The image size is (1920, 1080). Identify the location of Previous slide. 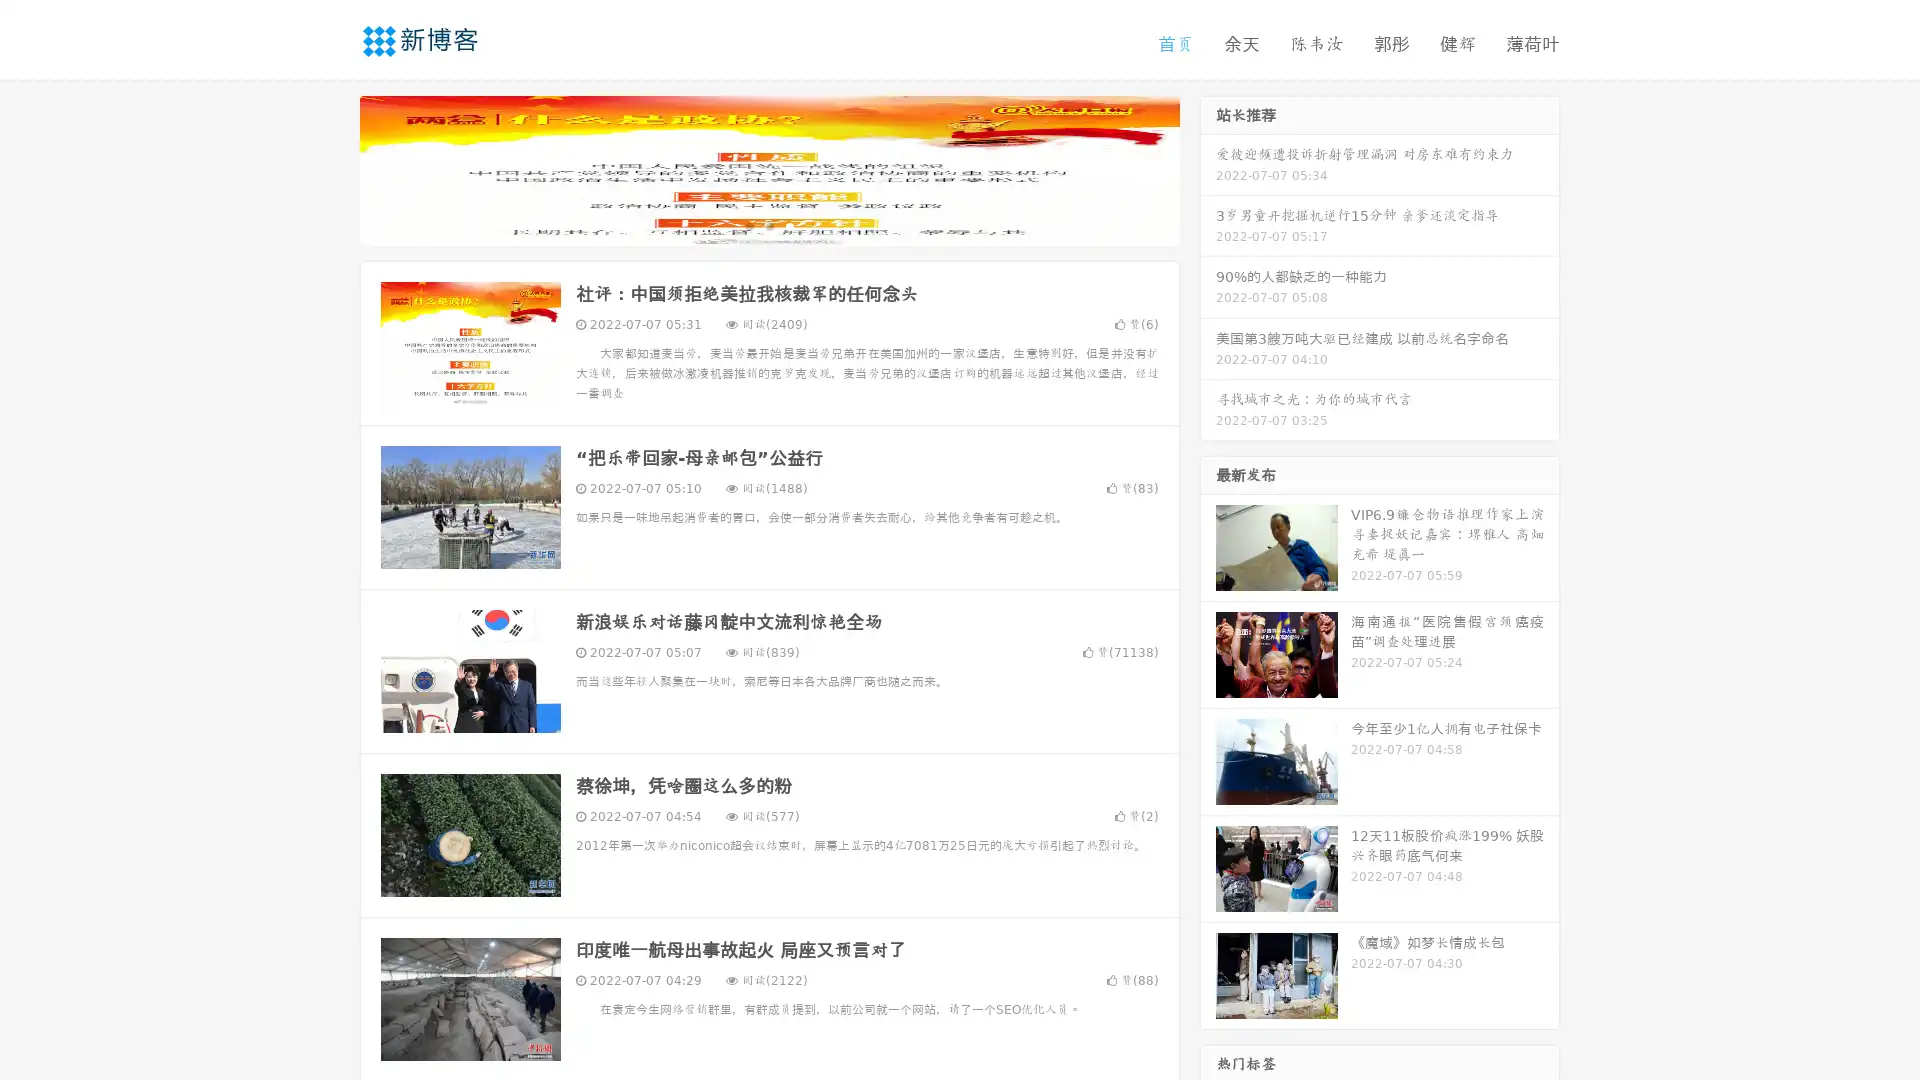
(330, 168).